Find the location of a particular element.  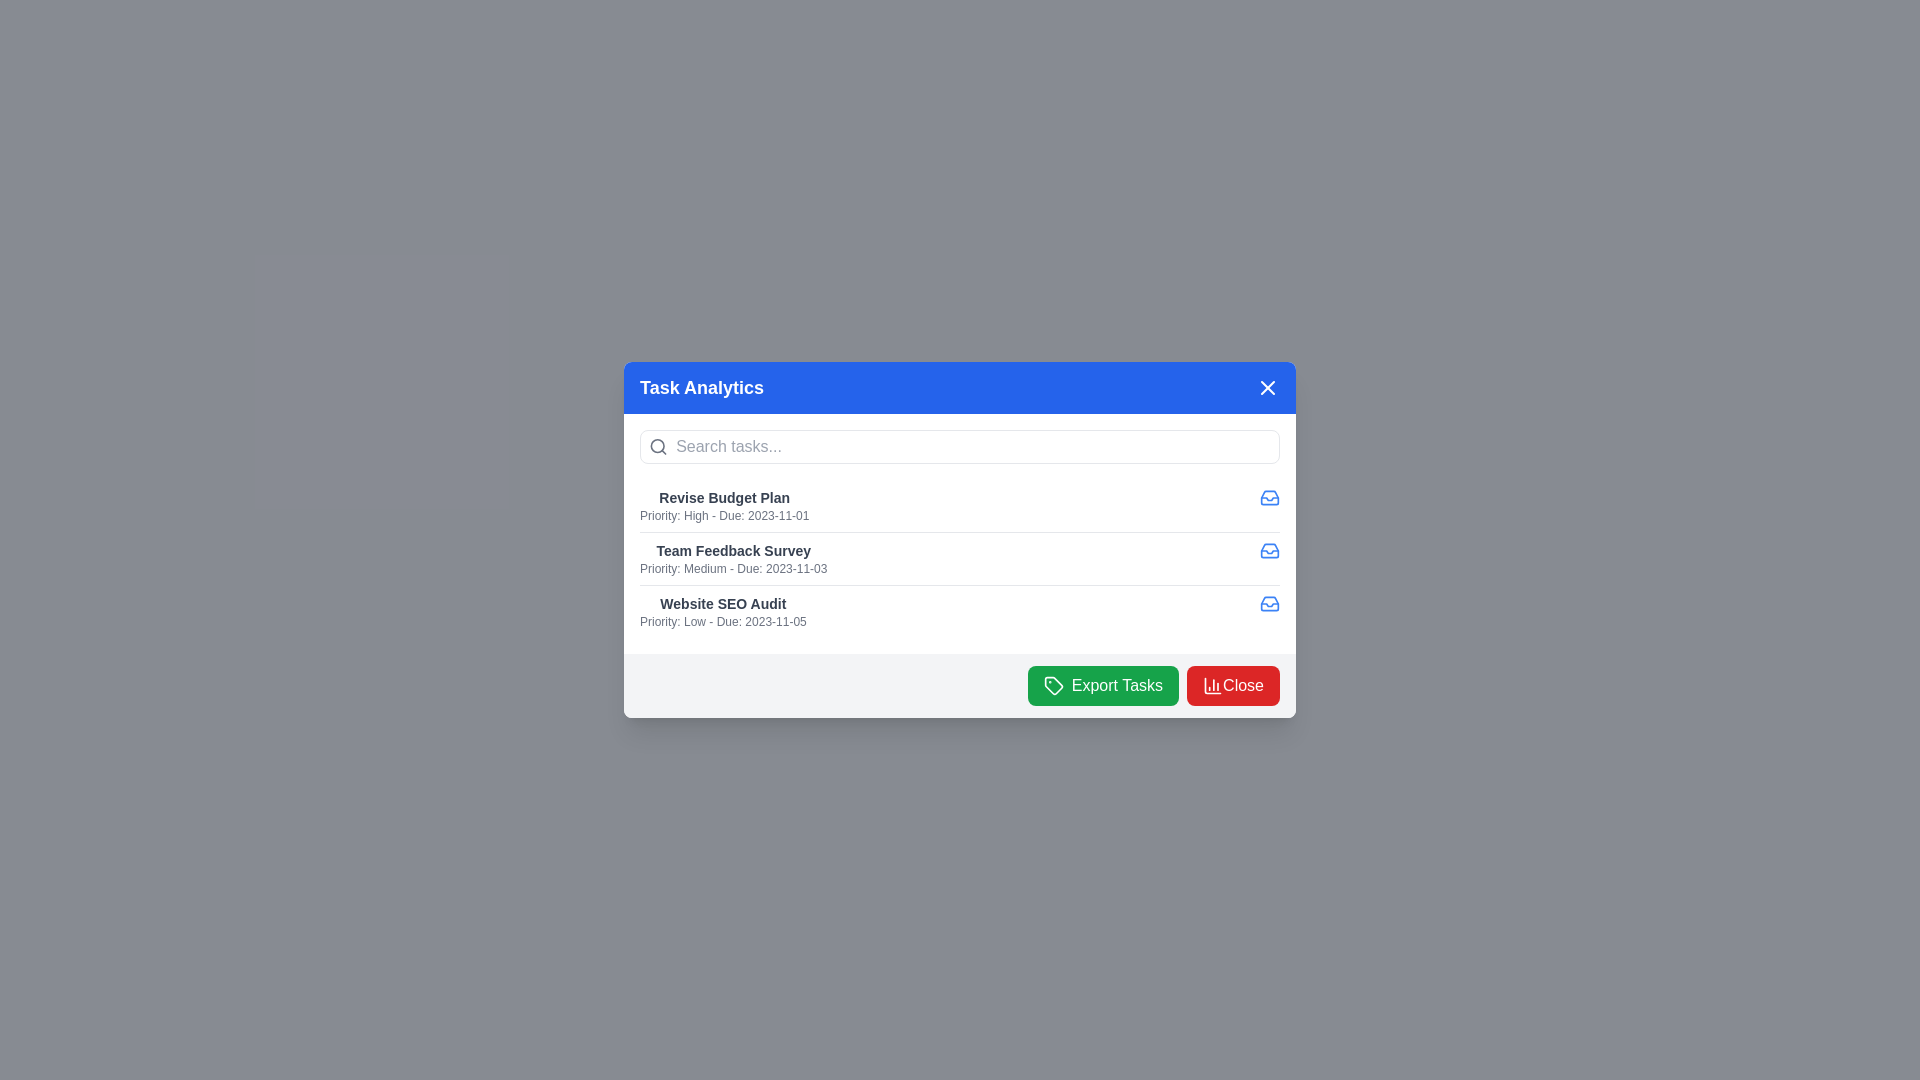

the text label providing priority level ('High') and due date ('2023-11-01') for the task titled 'Revise Budget Plan', located beneath the title in the first task row of the Task Analytics dialog box is located at coordinates (723, 515).